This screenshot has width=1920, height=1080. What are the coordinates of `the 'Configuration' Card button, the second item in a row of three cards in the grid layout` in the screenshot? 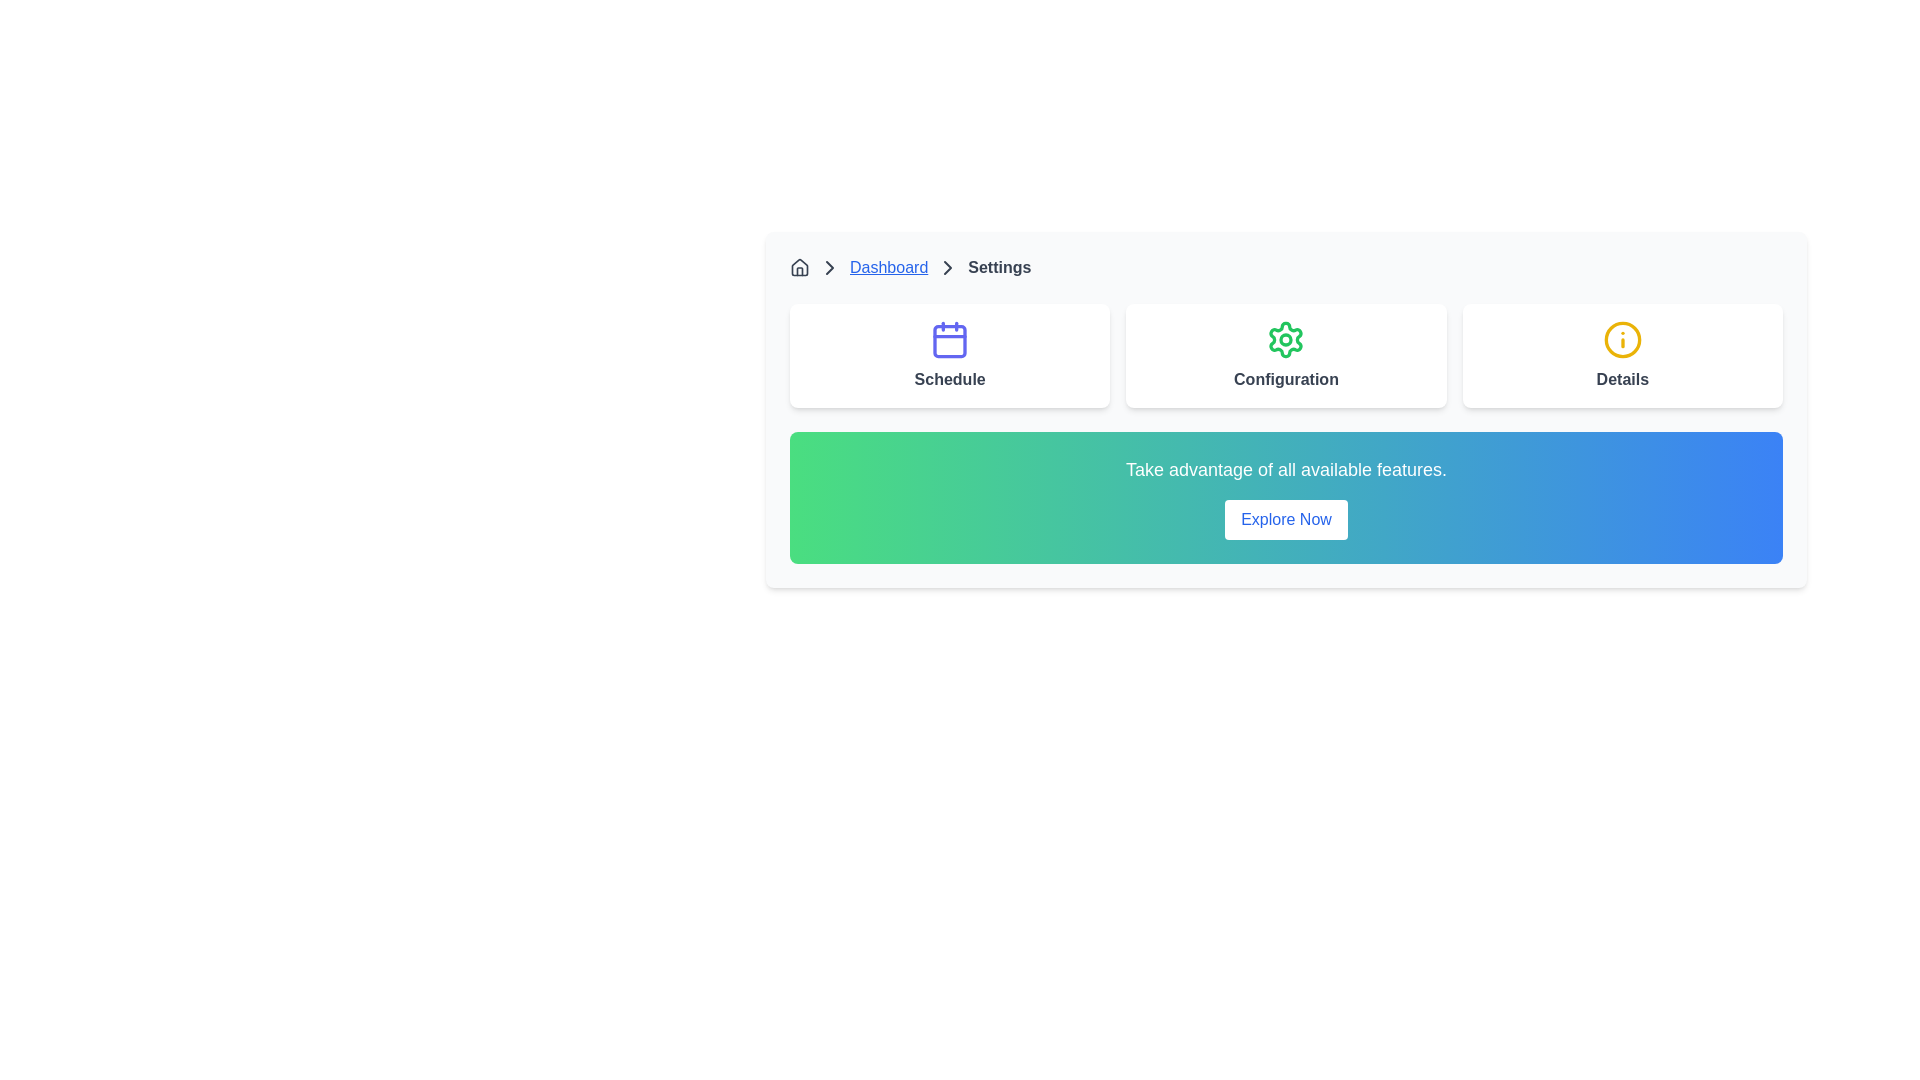 It's located at (1286, 354).